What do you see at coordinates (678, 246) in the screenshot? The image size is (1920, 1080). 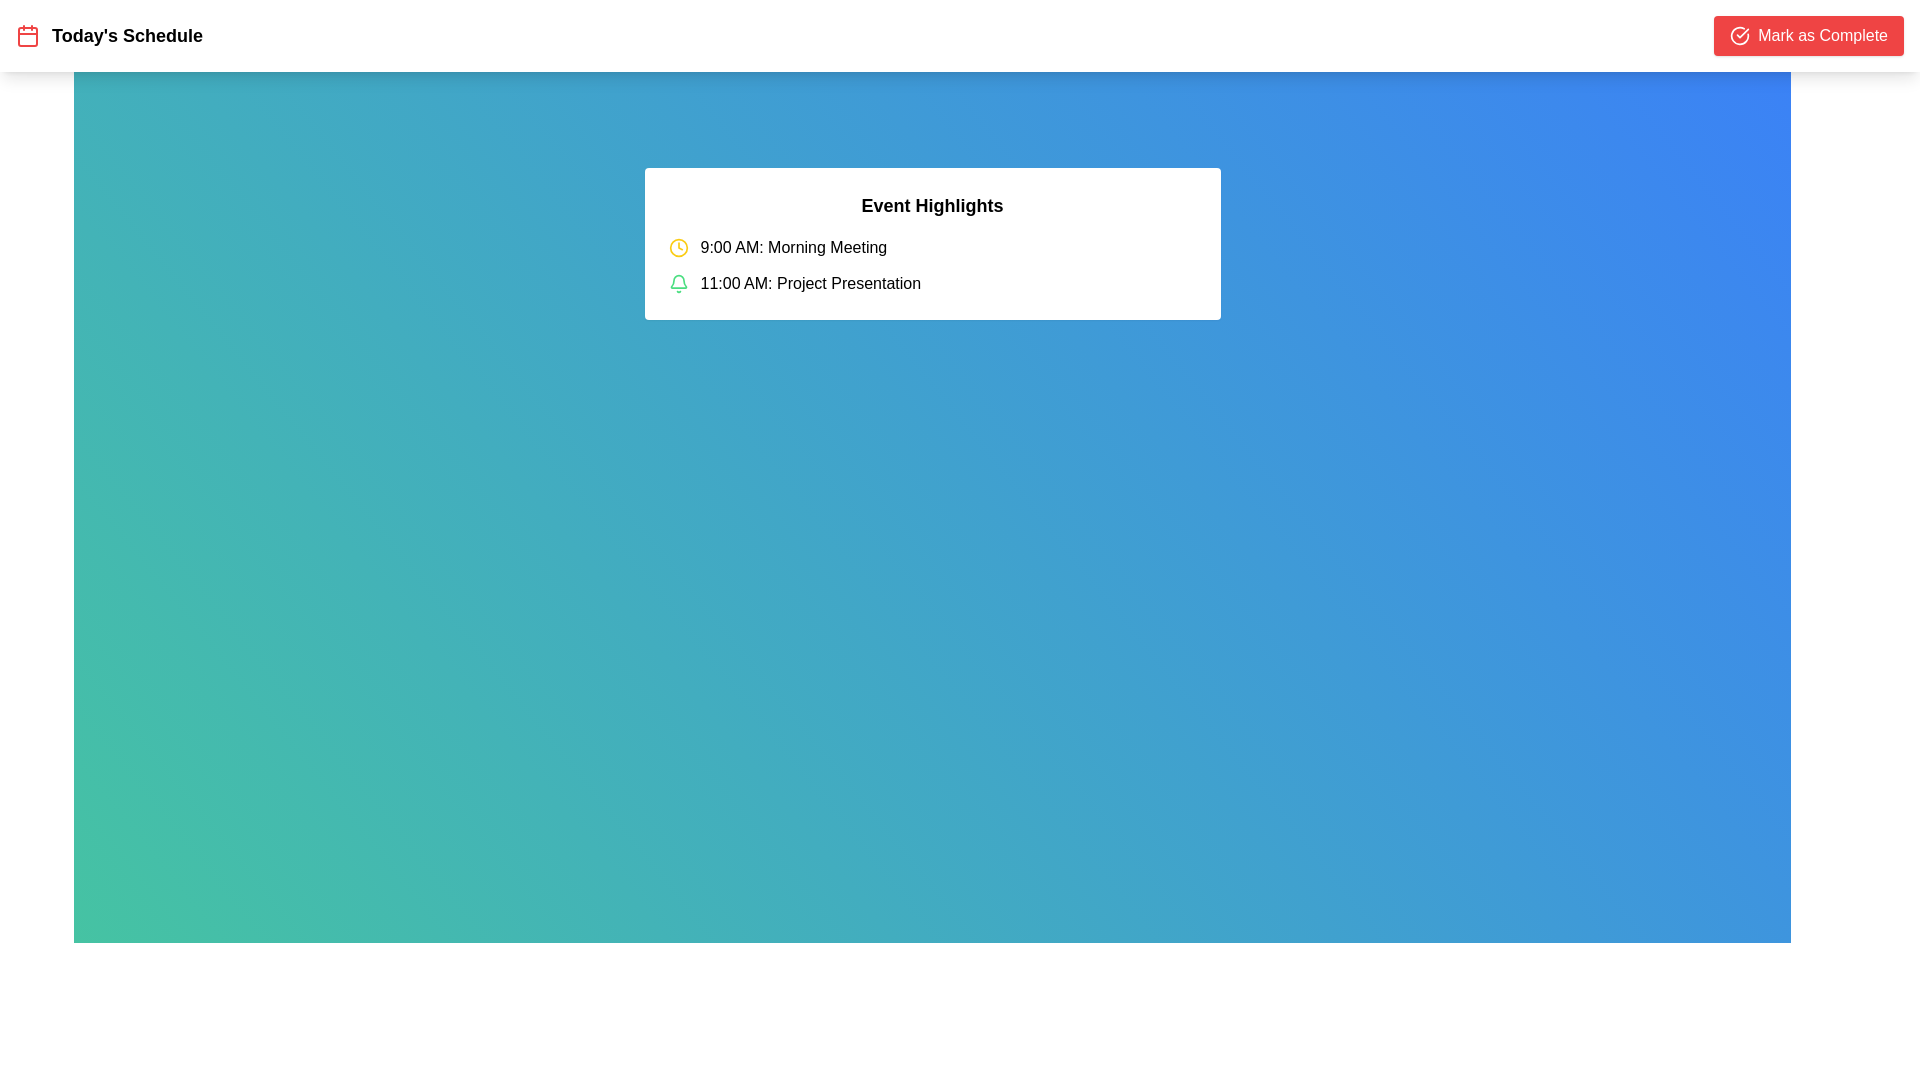 I see `the circular shape with a yellow border inside the clock icon representing the 9:00 AM event in the 'Event Highlights' section` at bounding box center [678, 246].